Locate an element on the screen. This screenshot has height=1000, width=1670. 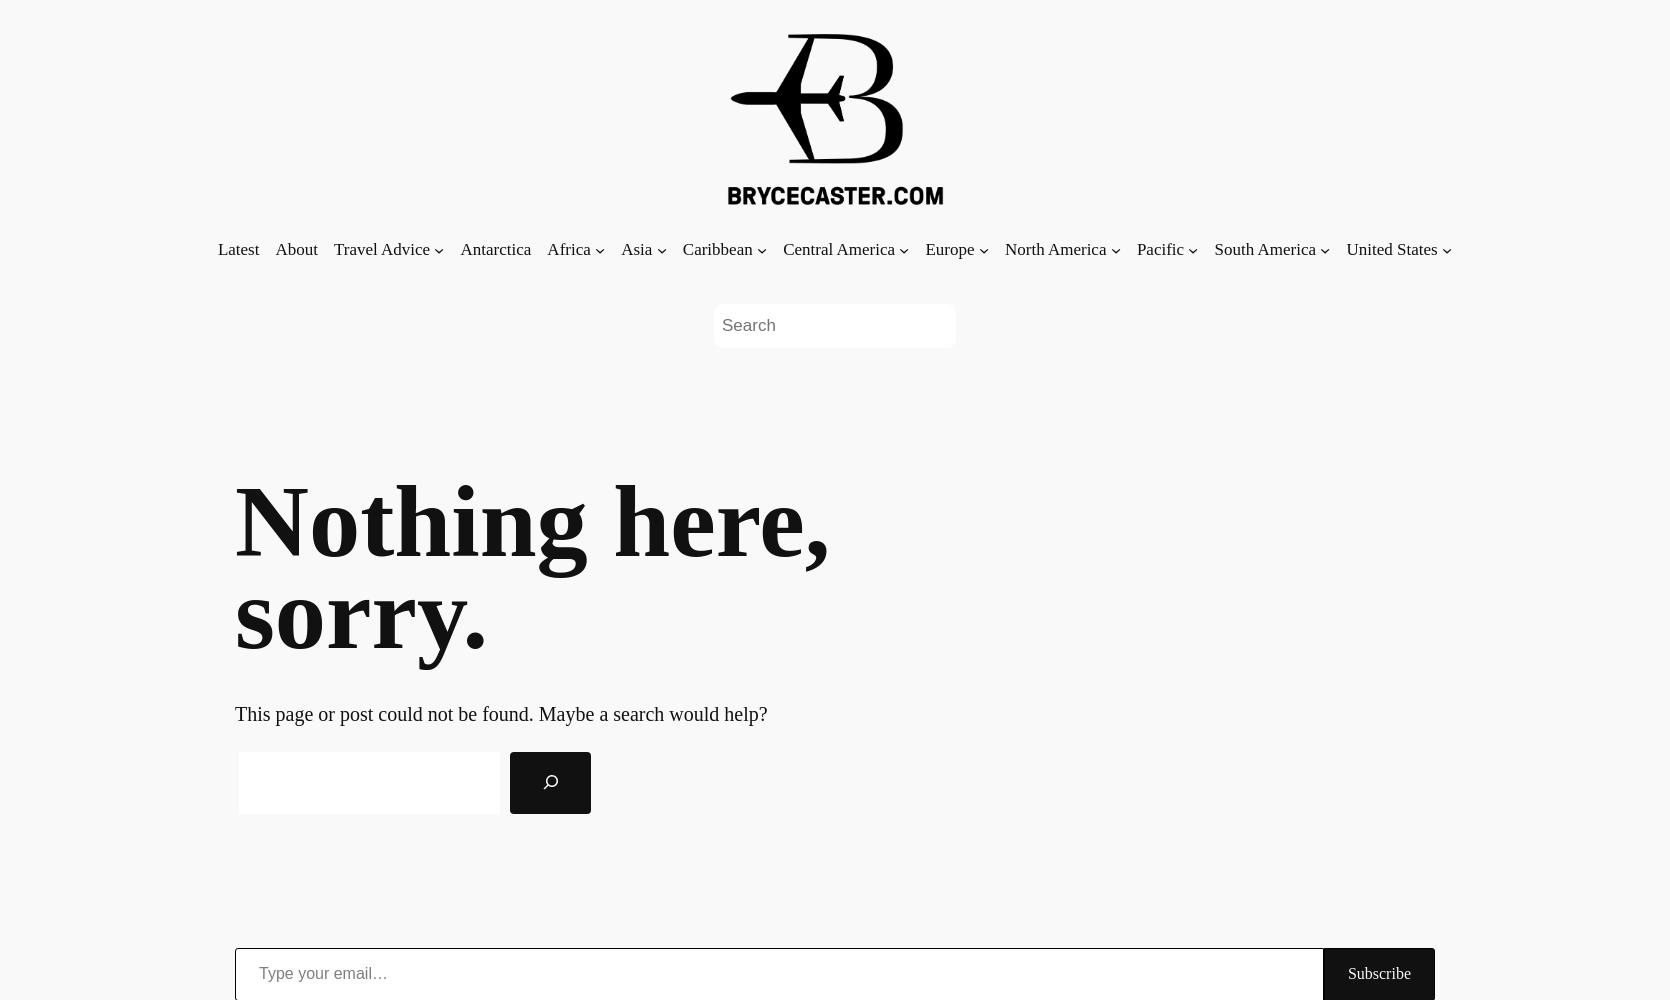
'Nothing here,' is located at coordinates (532, 520).